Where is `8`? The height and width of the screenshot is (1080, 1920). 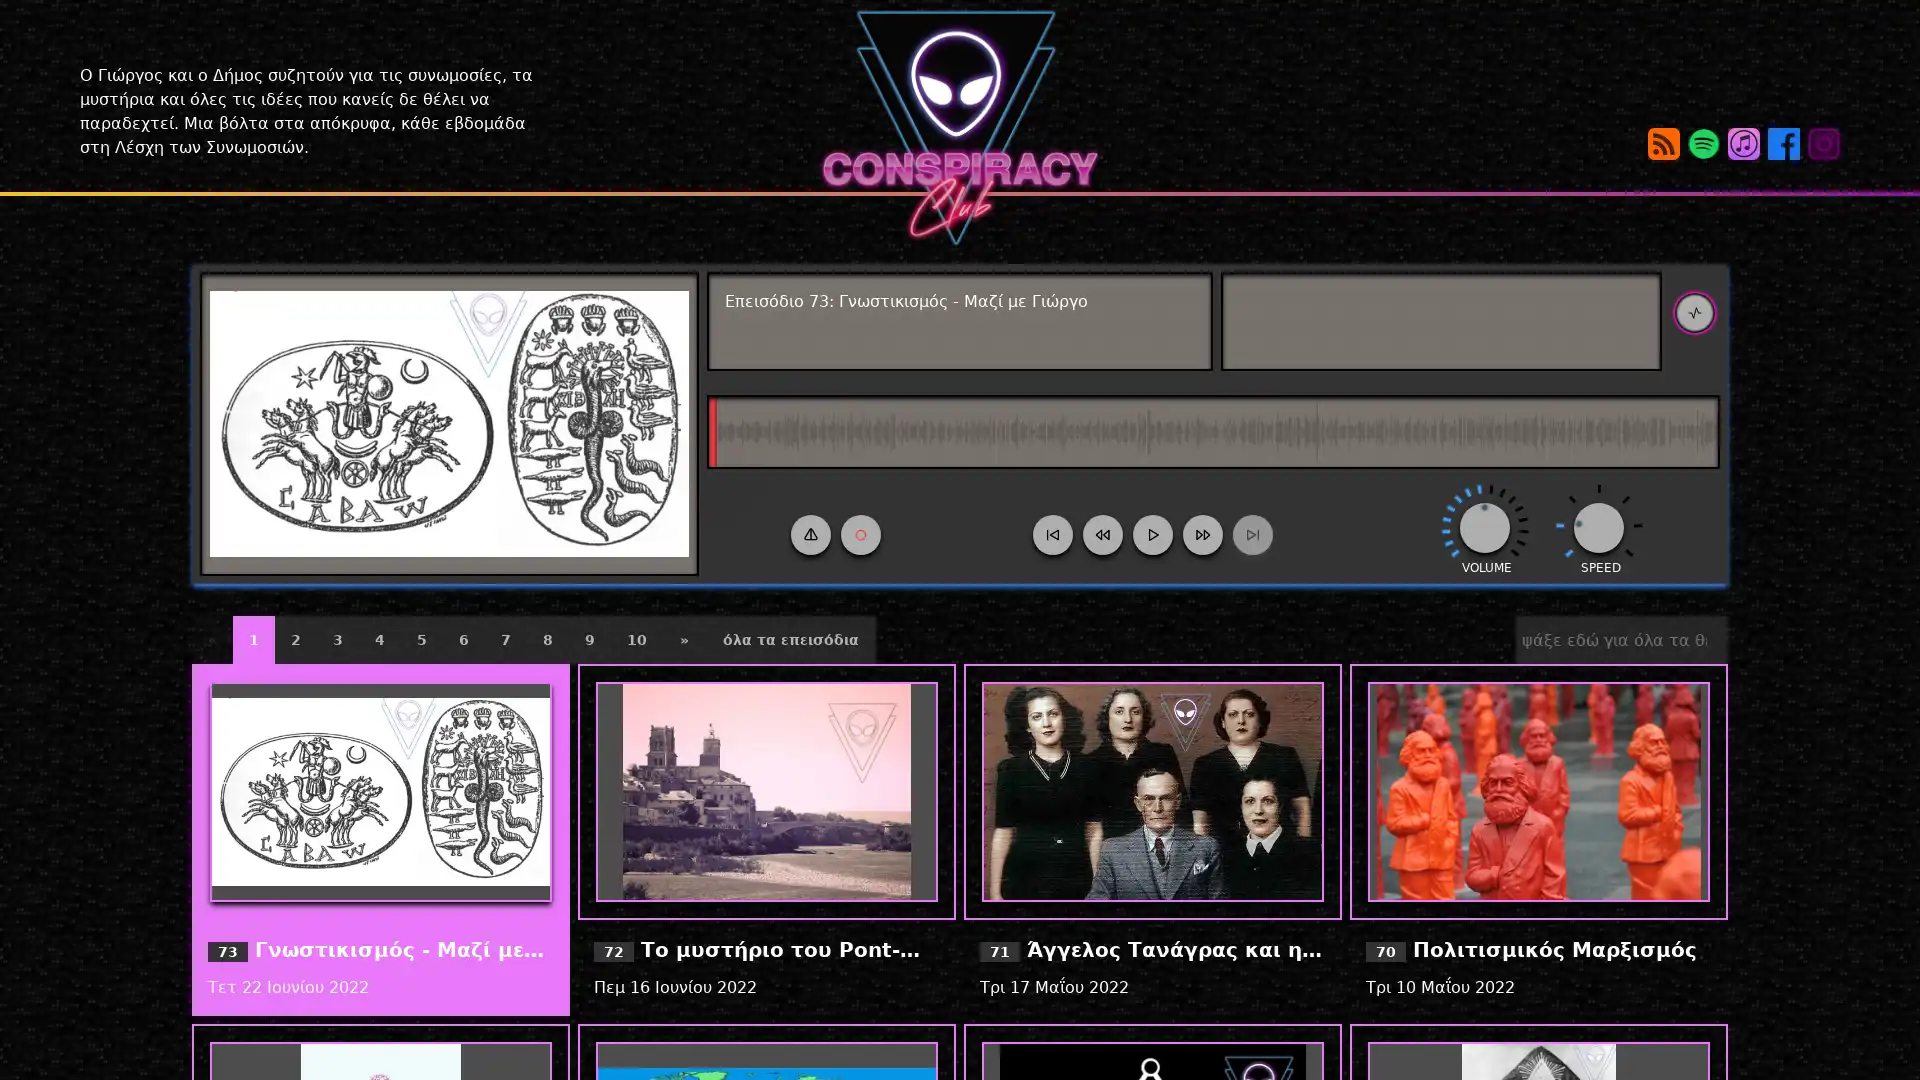 8 is located at coordinates (547, 640).